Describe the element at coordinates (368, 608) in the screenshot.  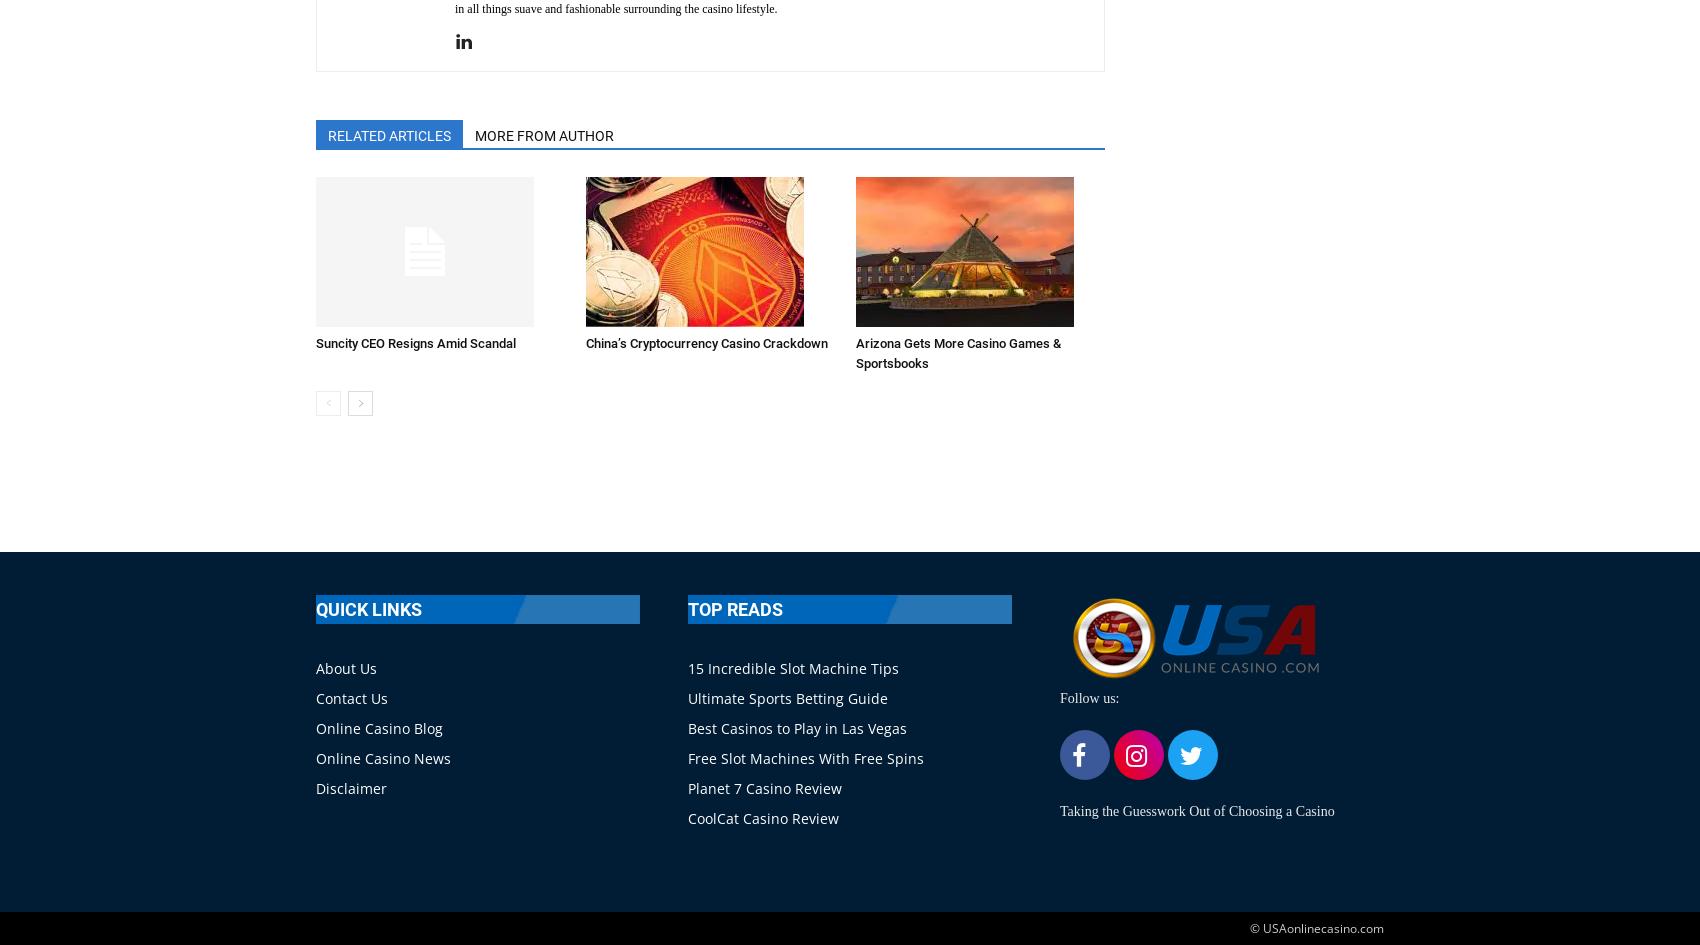
I see `'QUICK LINKS'` at that location.